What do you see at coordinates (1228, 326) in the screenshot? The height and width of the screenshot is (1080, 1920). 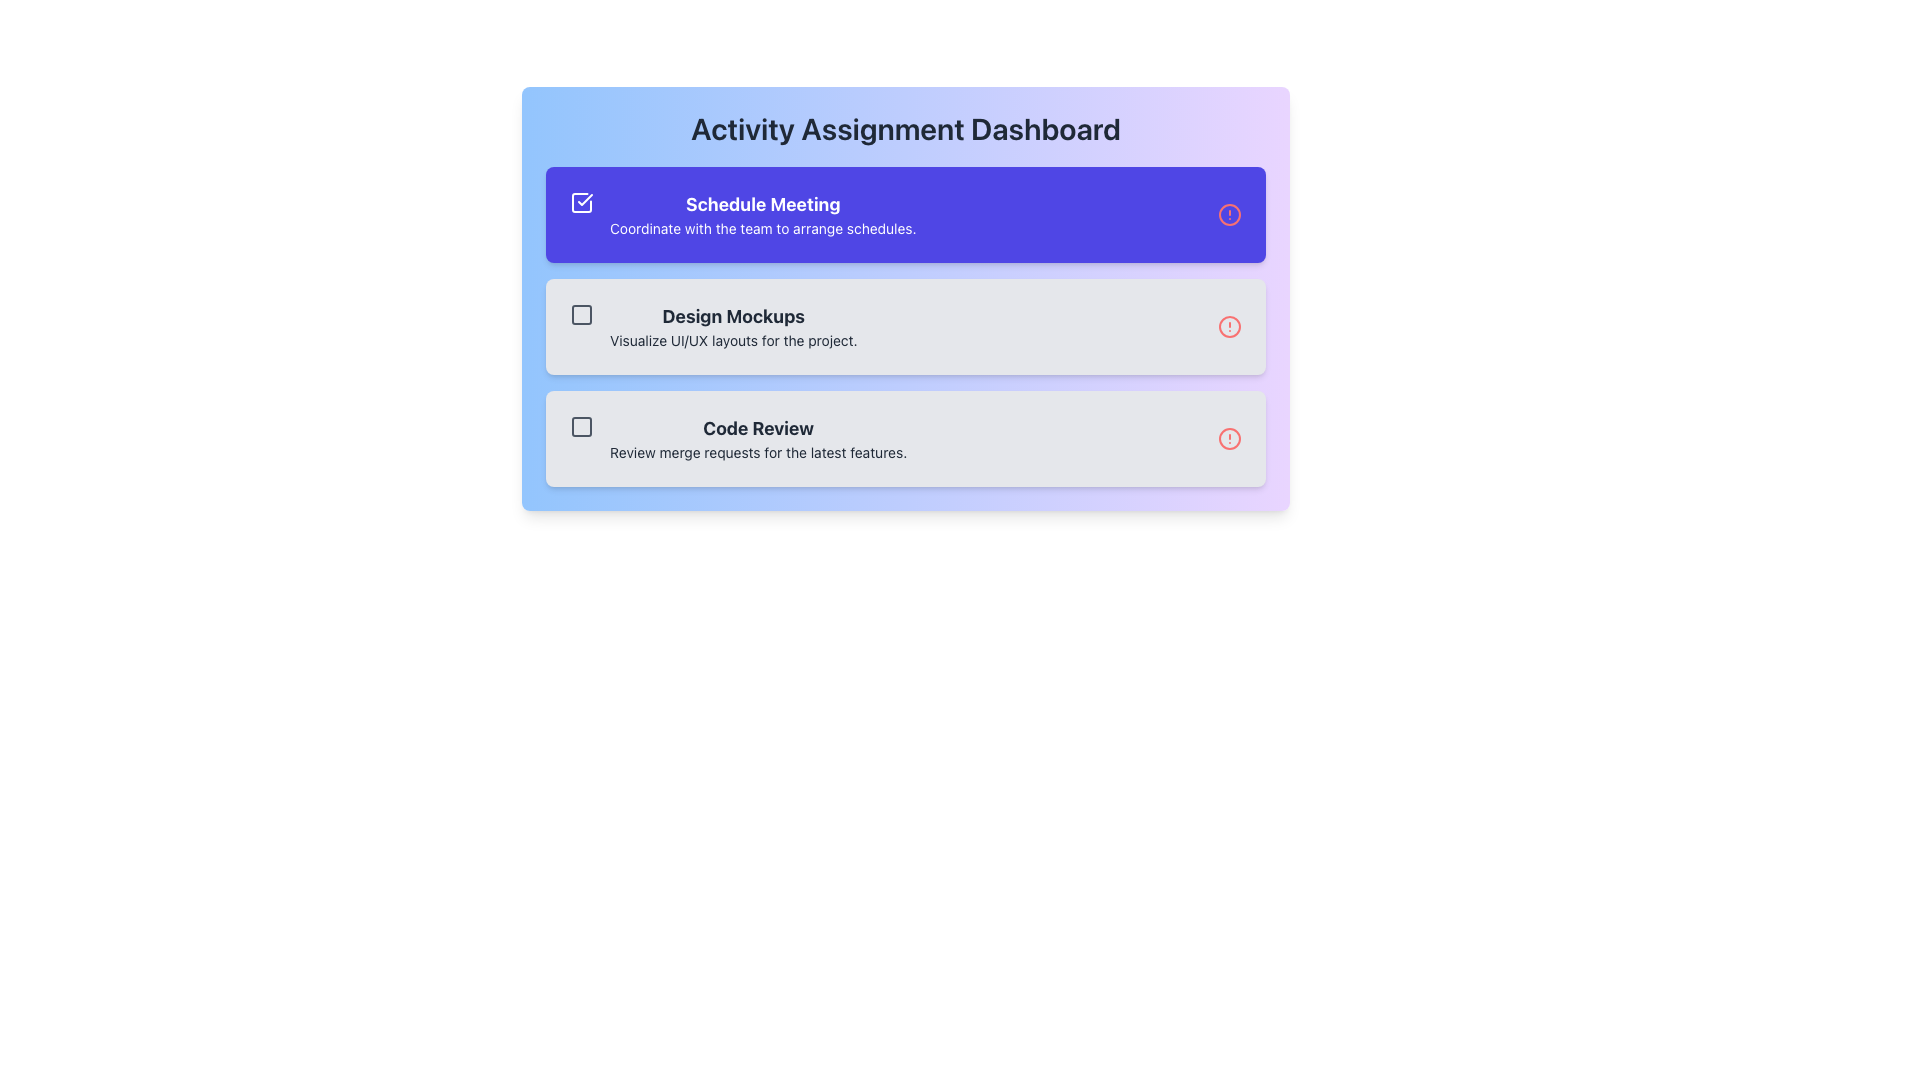 I see `the innermost circle of the warning icon located to the right of the 'Design Mockups' title in the second row of tasks` at bounding box center [1228, 326].